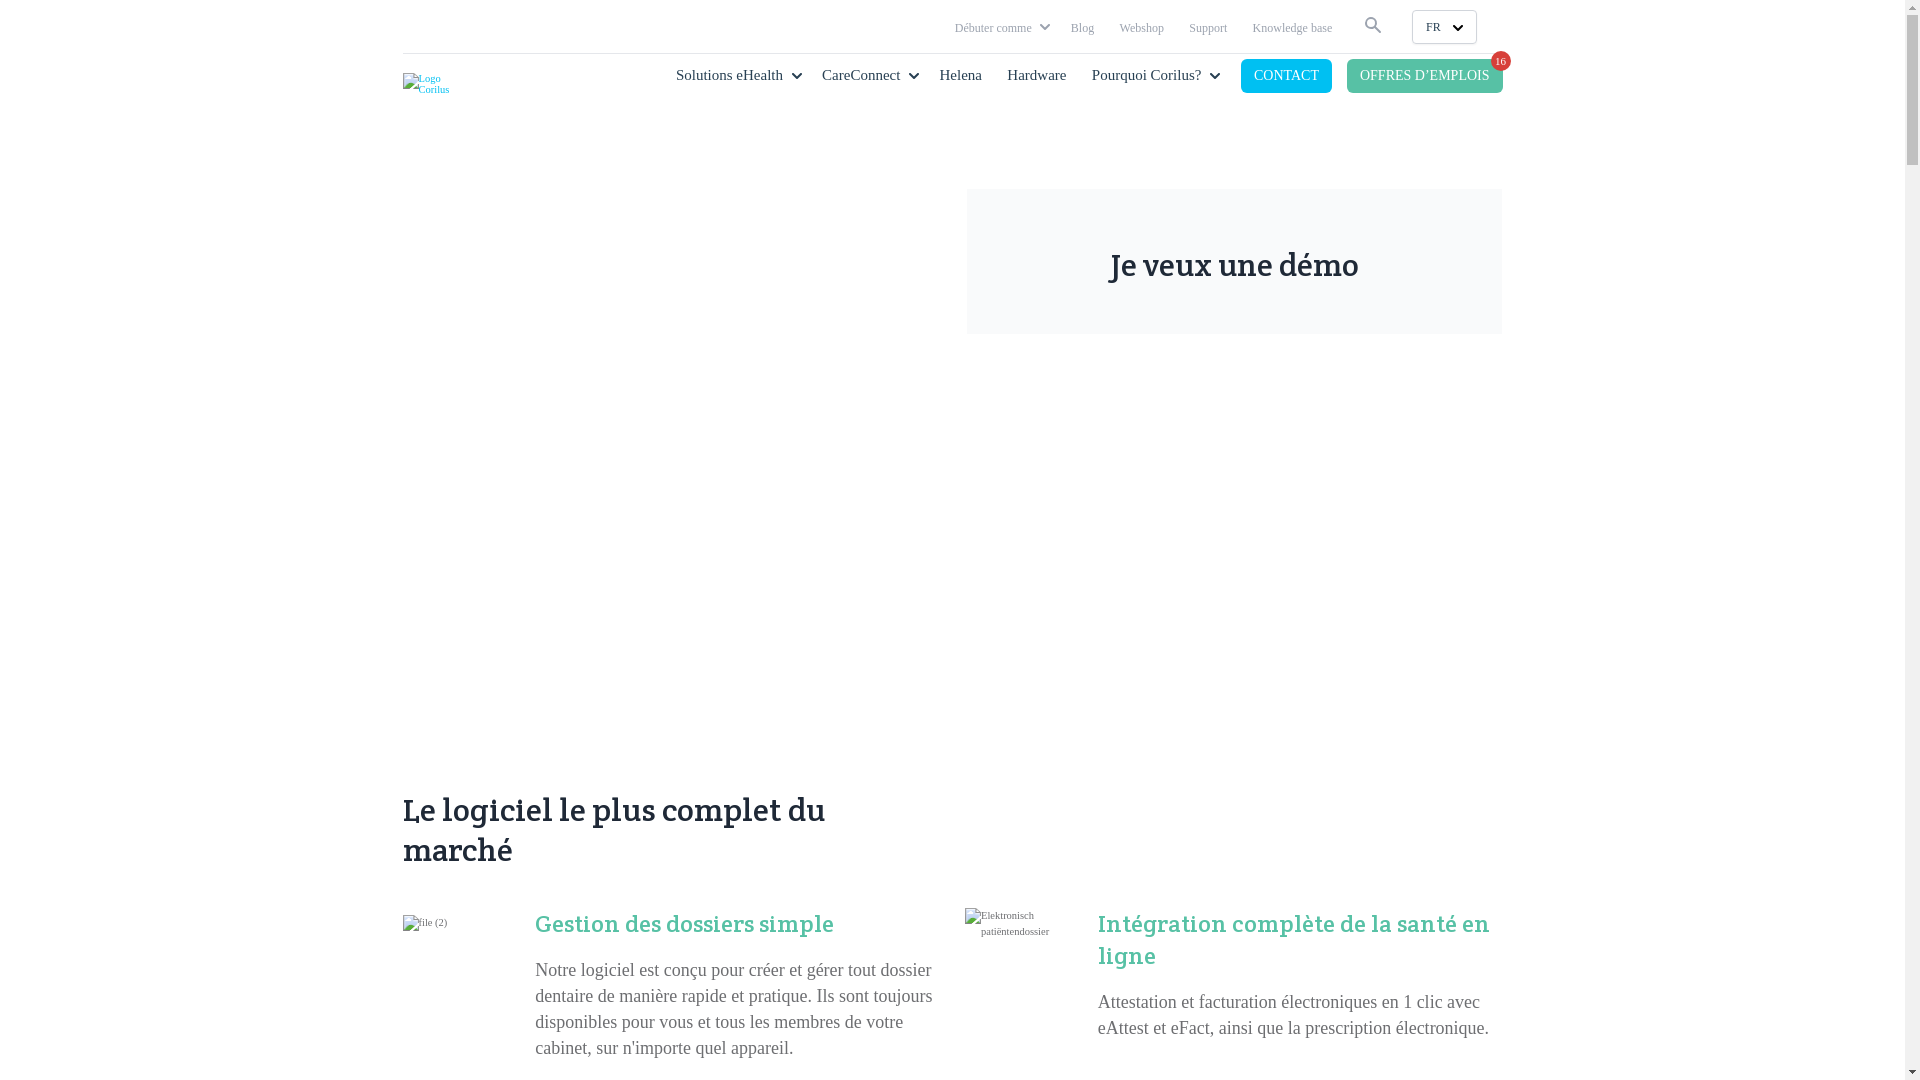 The image size is (1920, 1080). I want to click on 'CONTACT', so click(1286, 75).